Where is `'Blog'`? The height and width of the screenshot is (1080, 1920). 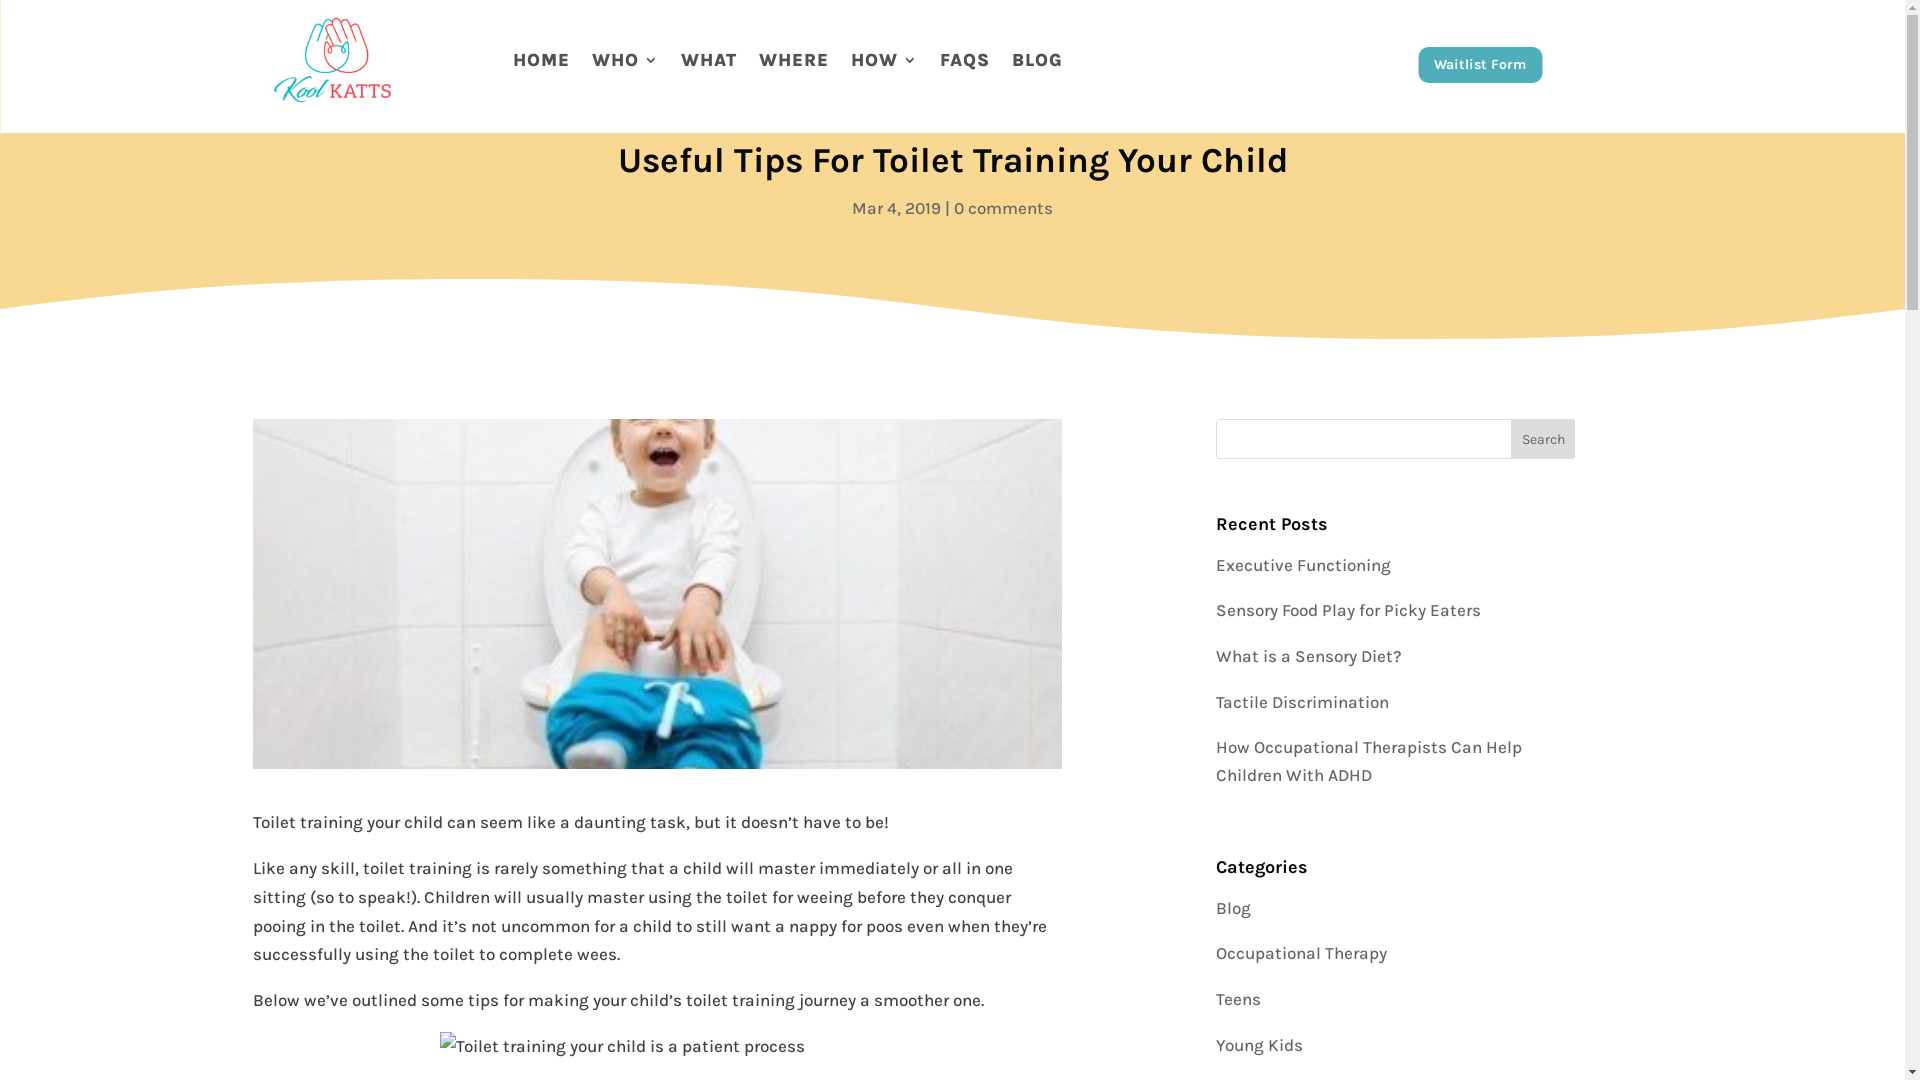 'Blog' is located at coordinates (1232, 907).